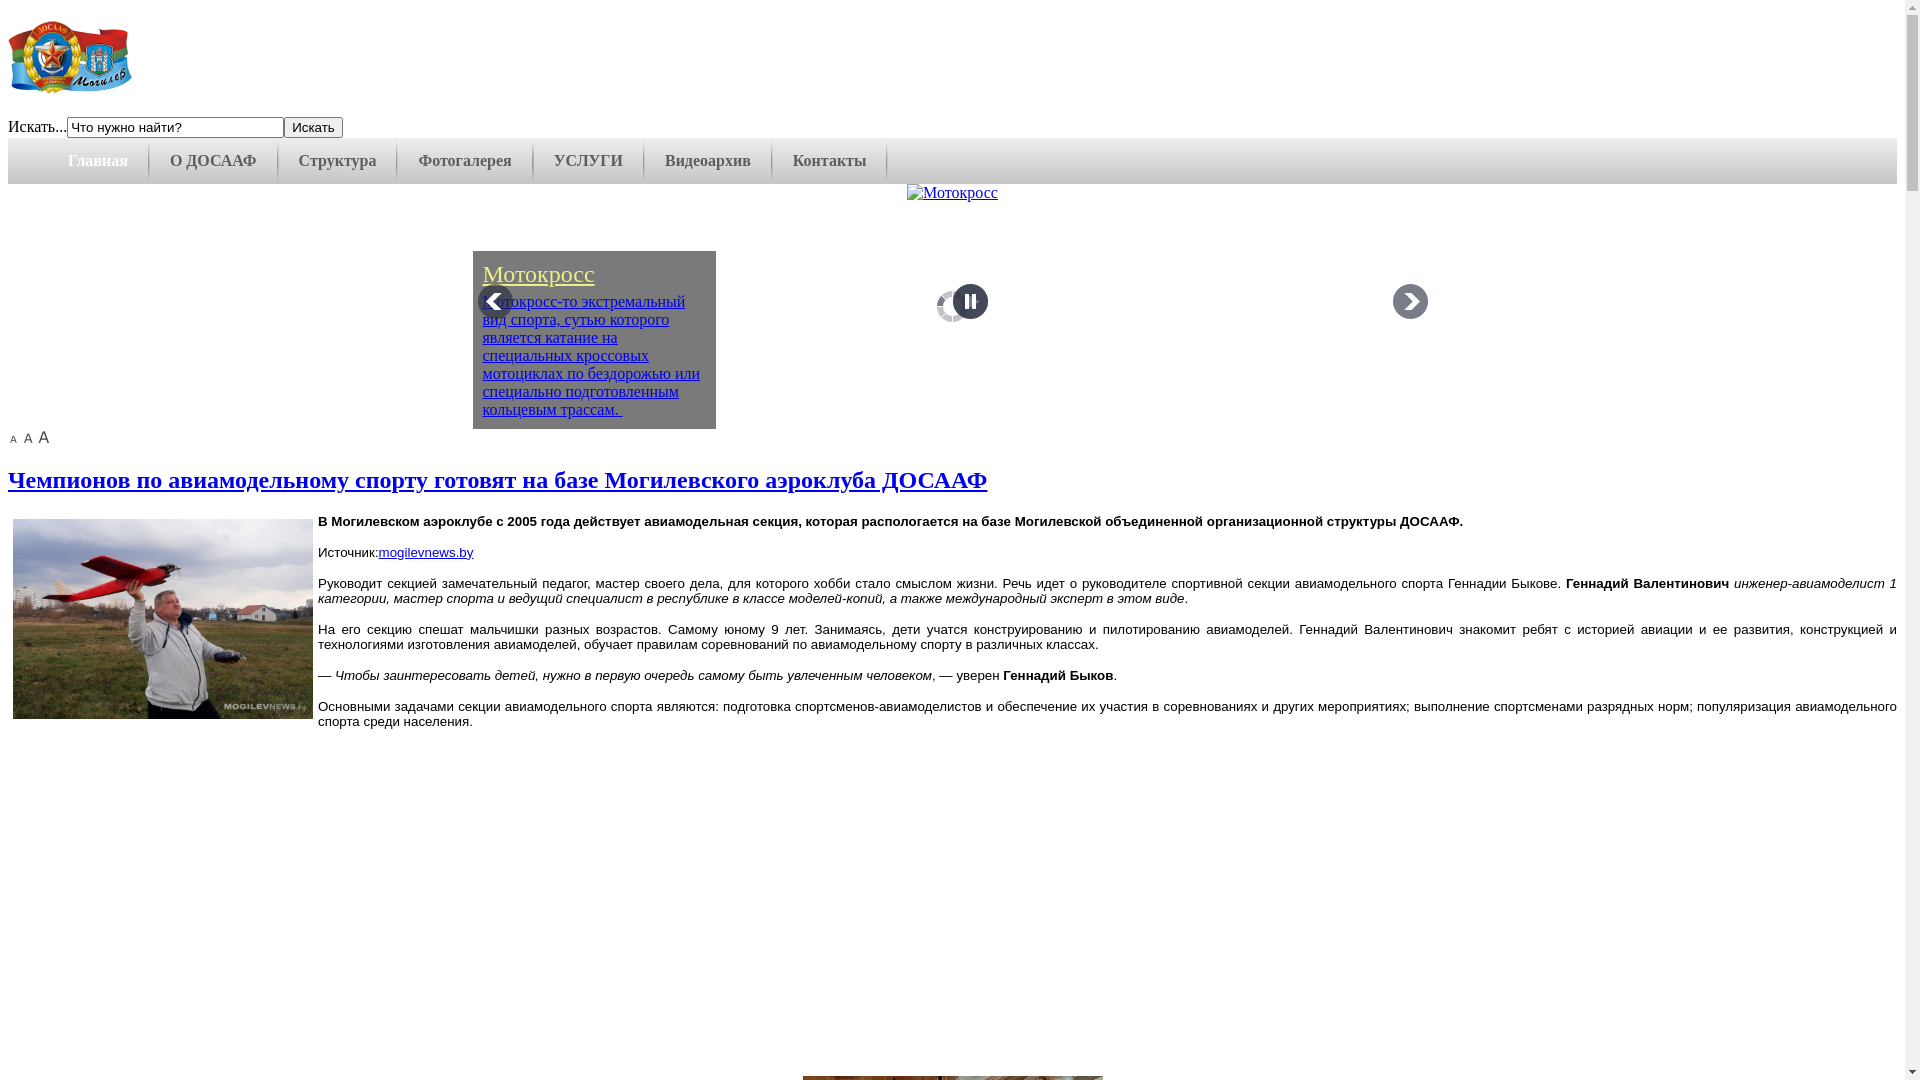 This screenshot has height=1080, width=1920. Describe the element at coordinates (43, 436) in the screenshot. I see `'large size'` at that location.